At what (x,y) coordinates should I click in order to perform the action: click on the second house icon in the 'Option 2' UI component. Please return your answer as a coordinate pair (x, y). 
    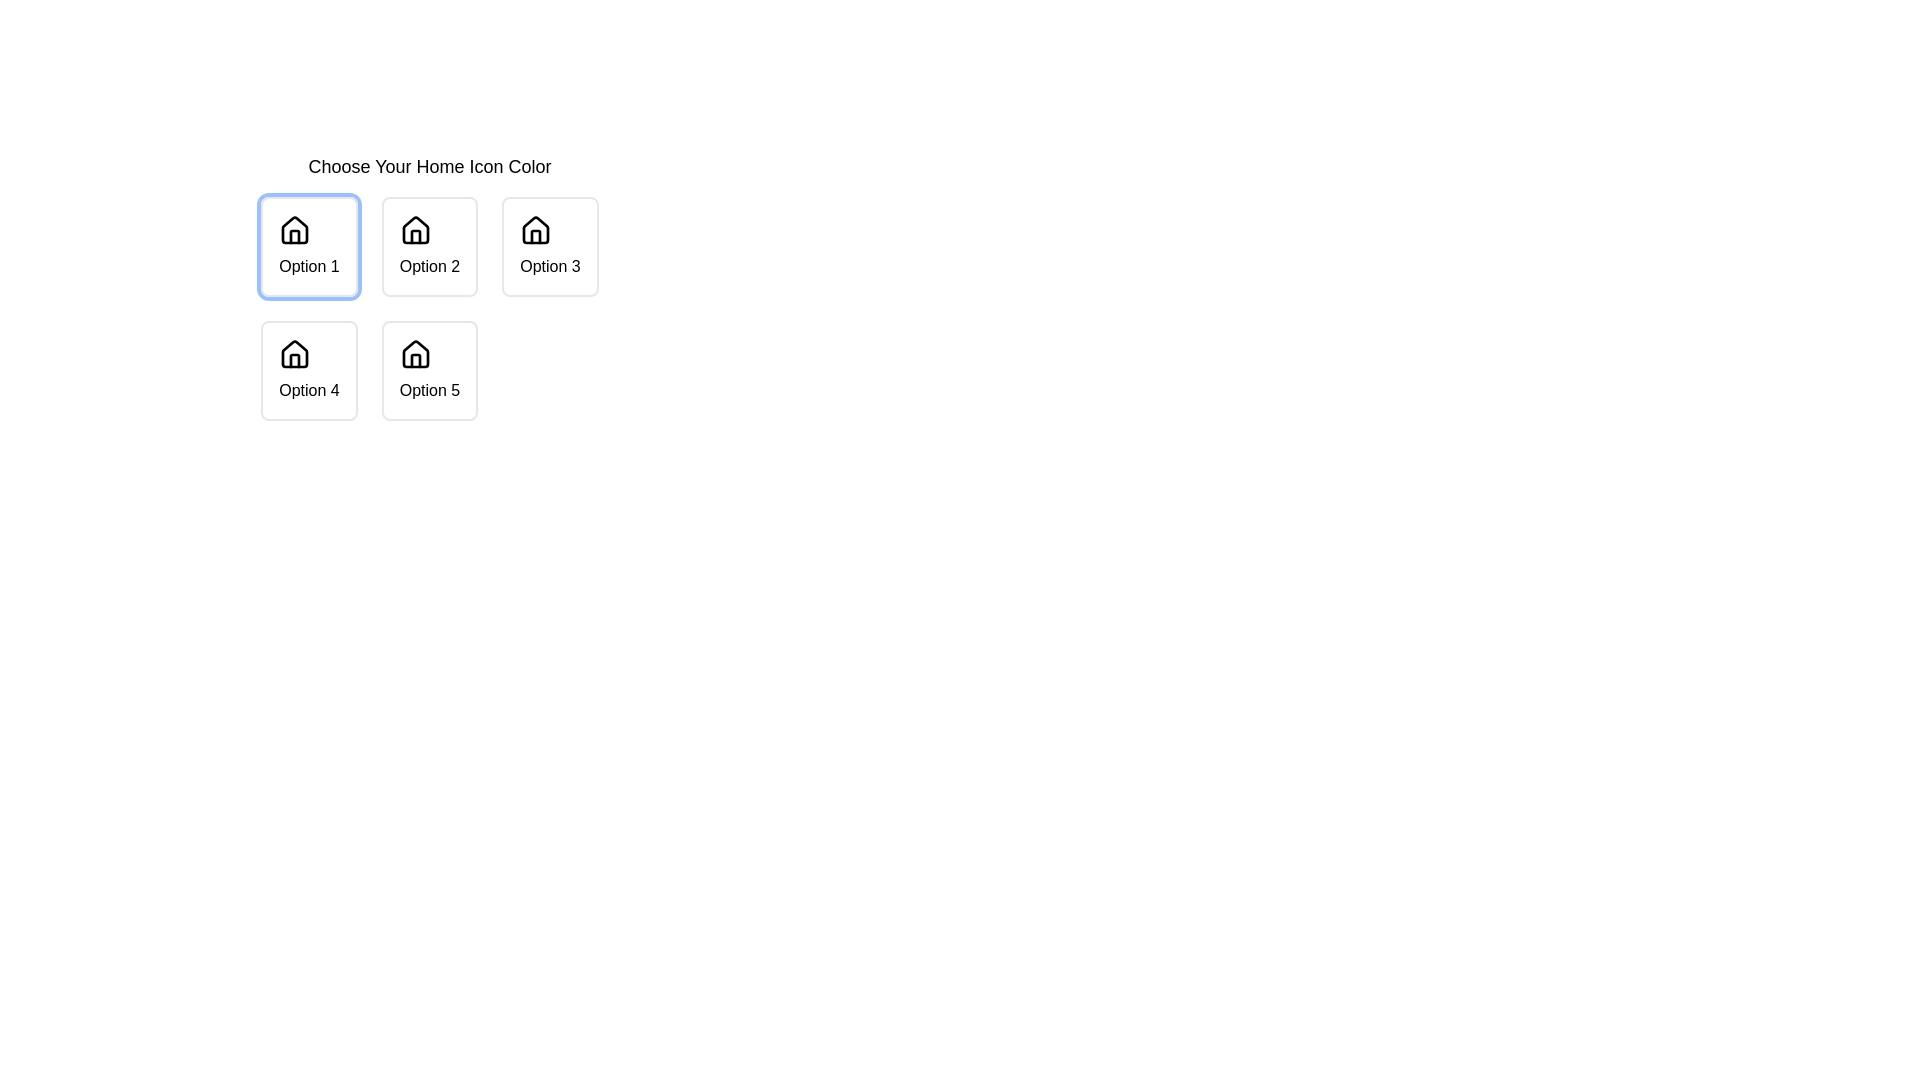
    Looking at the image, I should click on (414, 229).